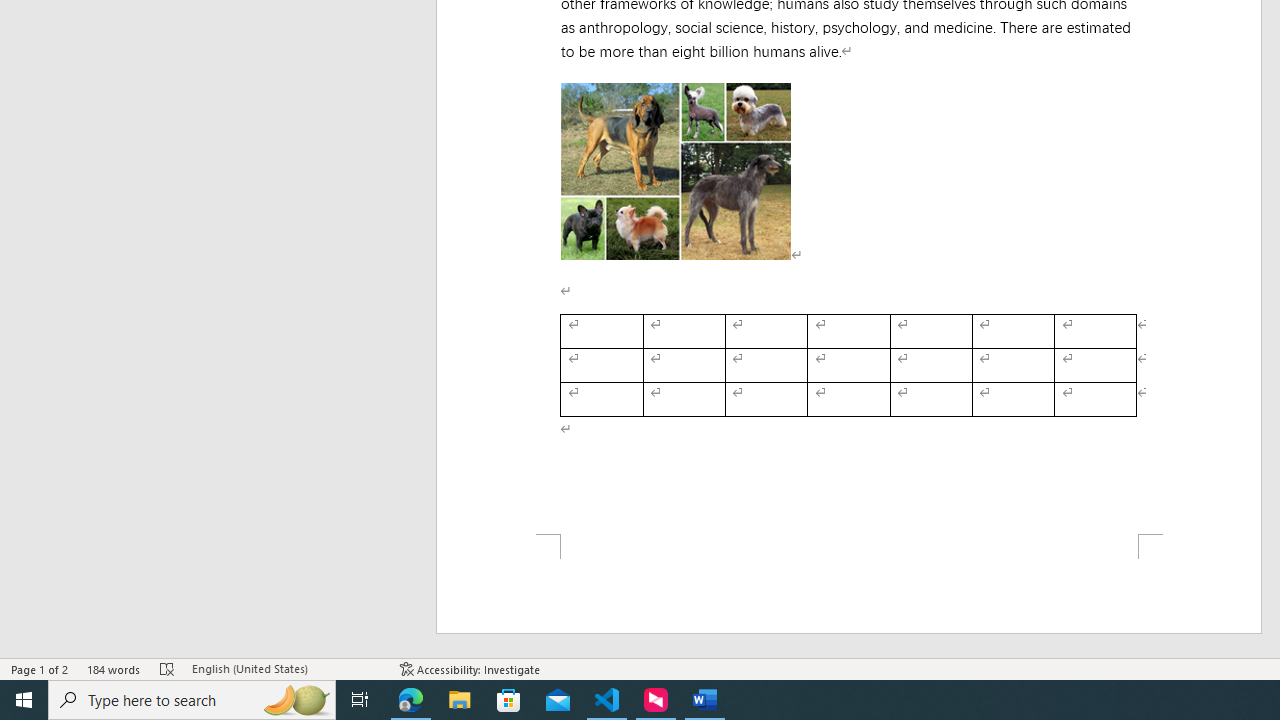 The image size is (1280, 720). Describe the element at coordinates (40, 669) in the screenshot. I see `'Page Number Page 1 of 2'` at that location.